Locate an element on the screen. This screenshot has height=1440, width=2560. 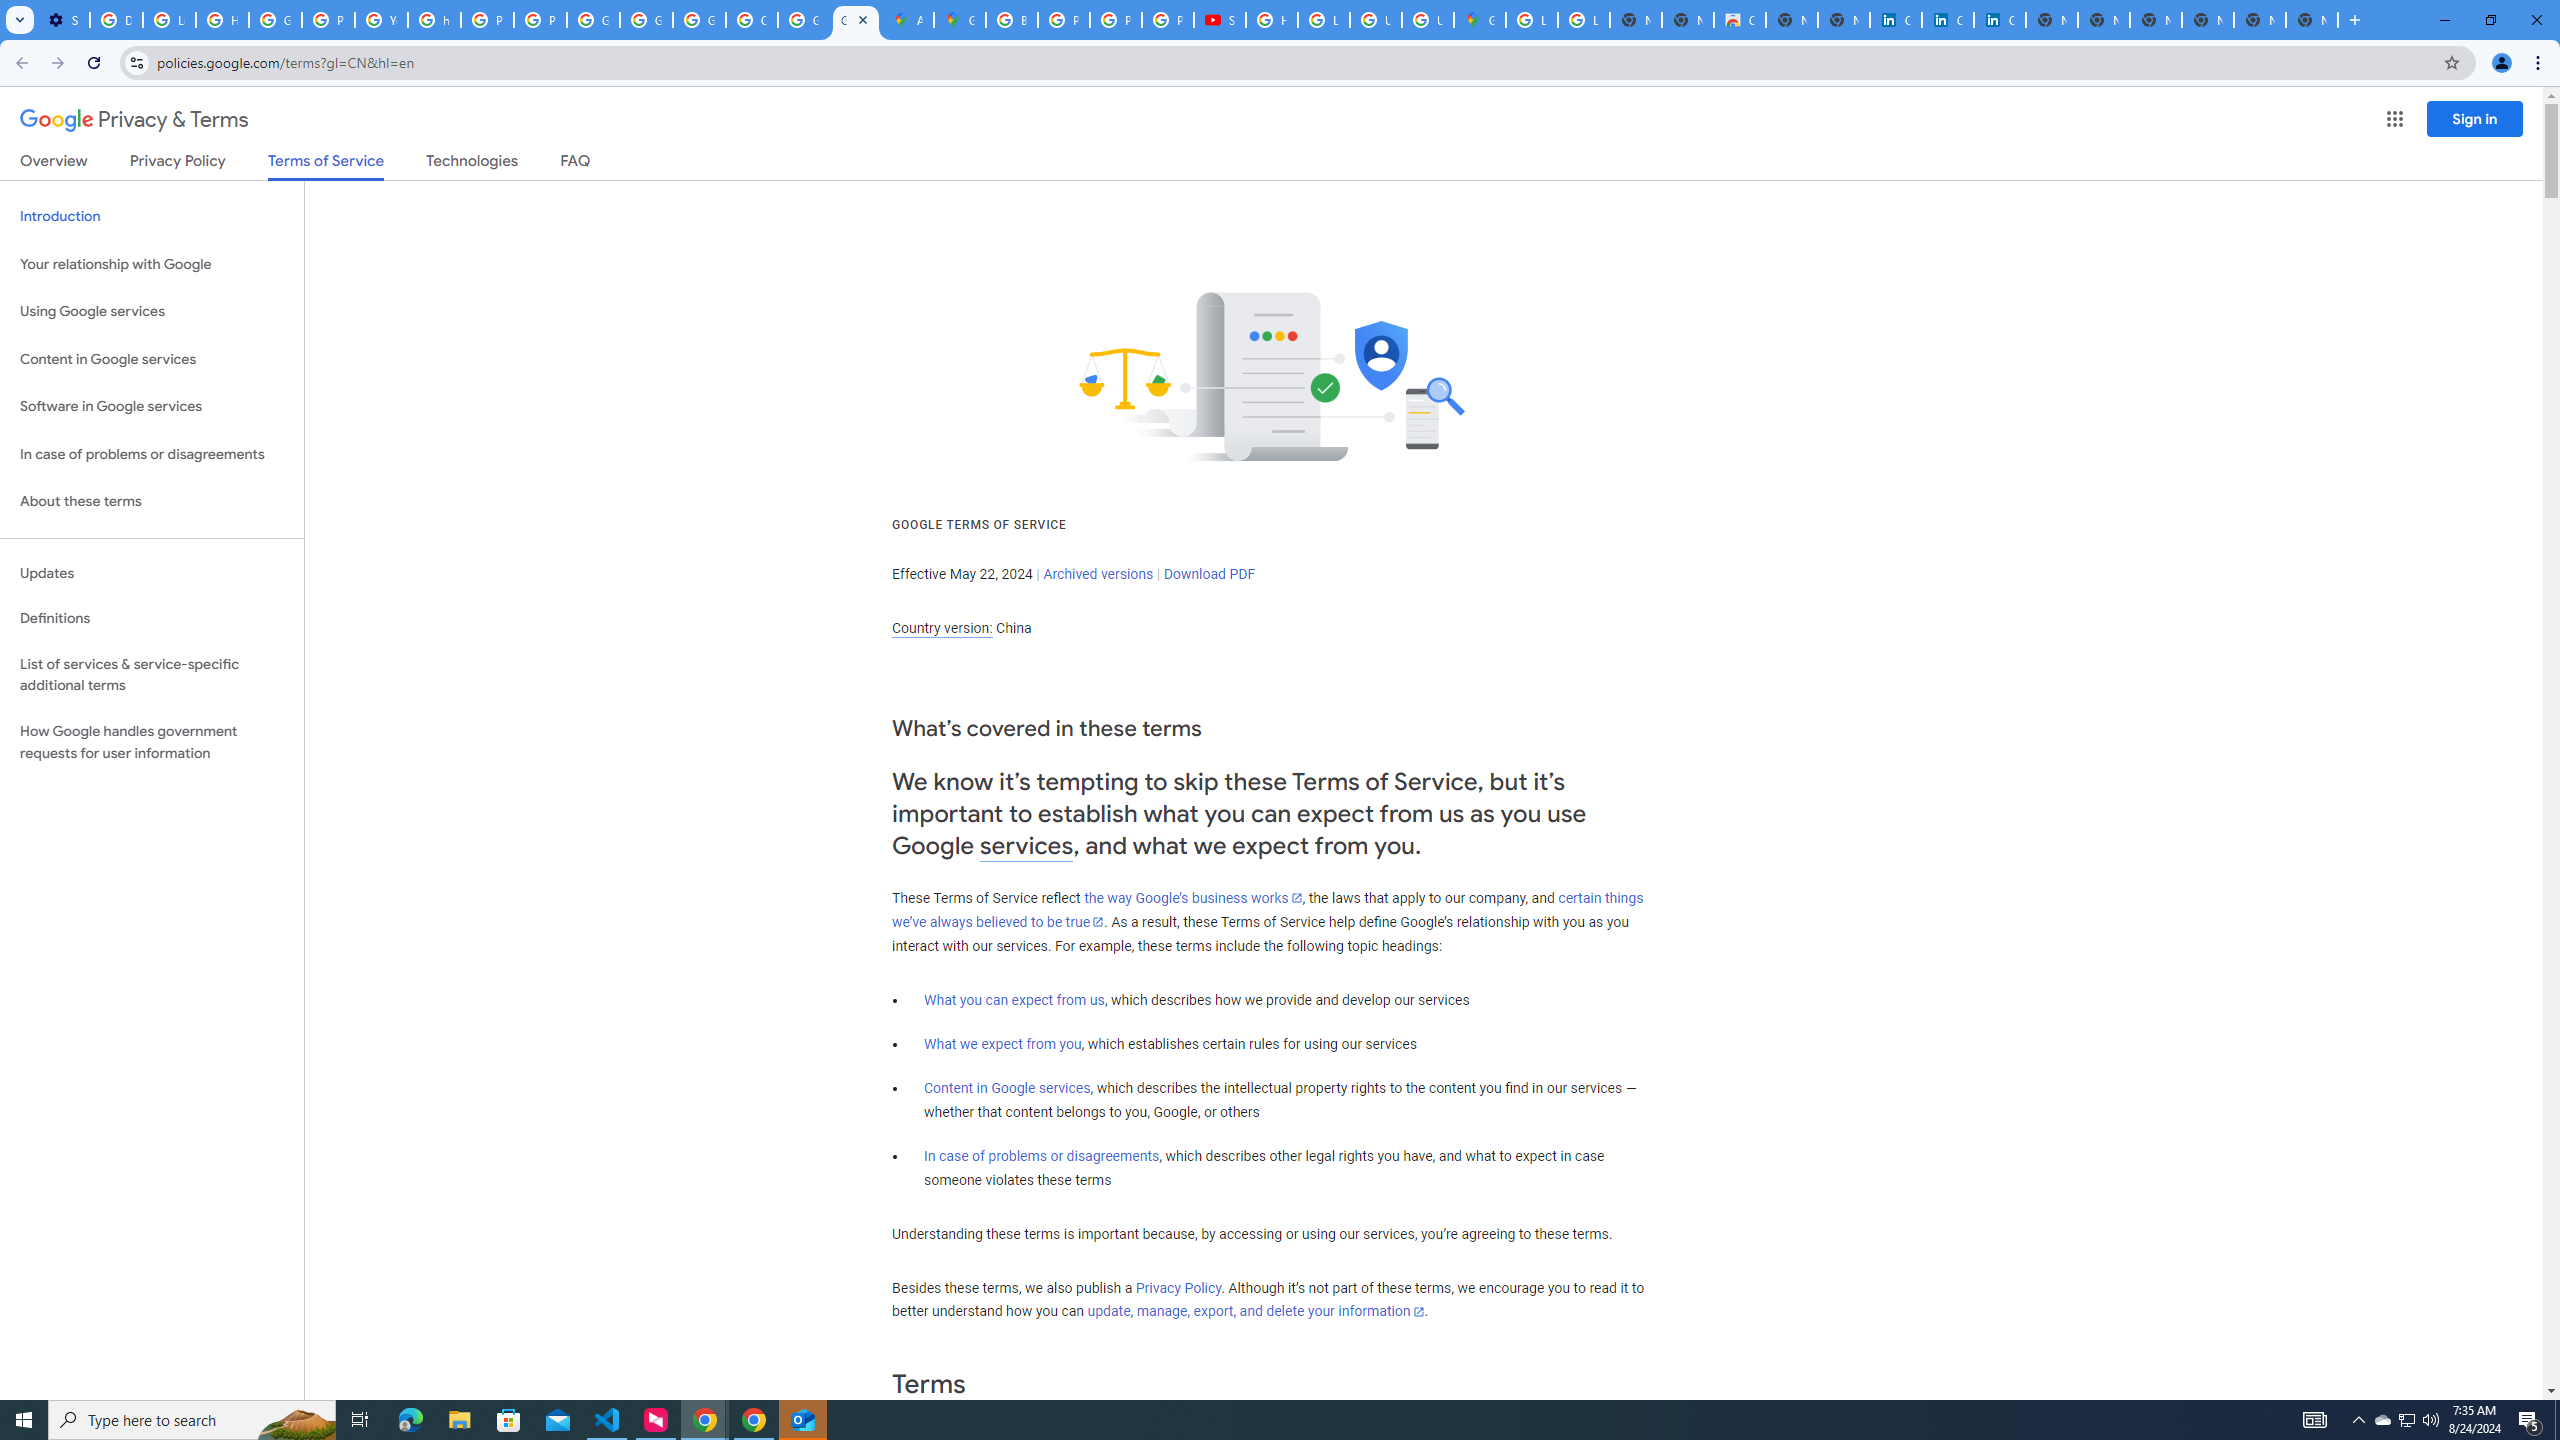
'Archived versions' is located at coordinates (1097, 572).